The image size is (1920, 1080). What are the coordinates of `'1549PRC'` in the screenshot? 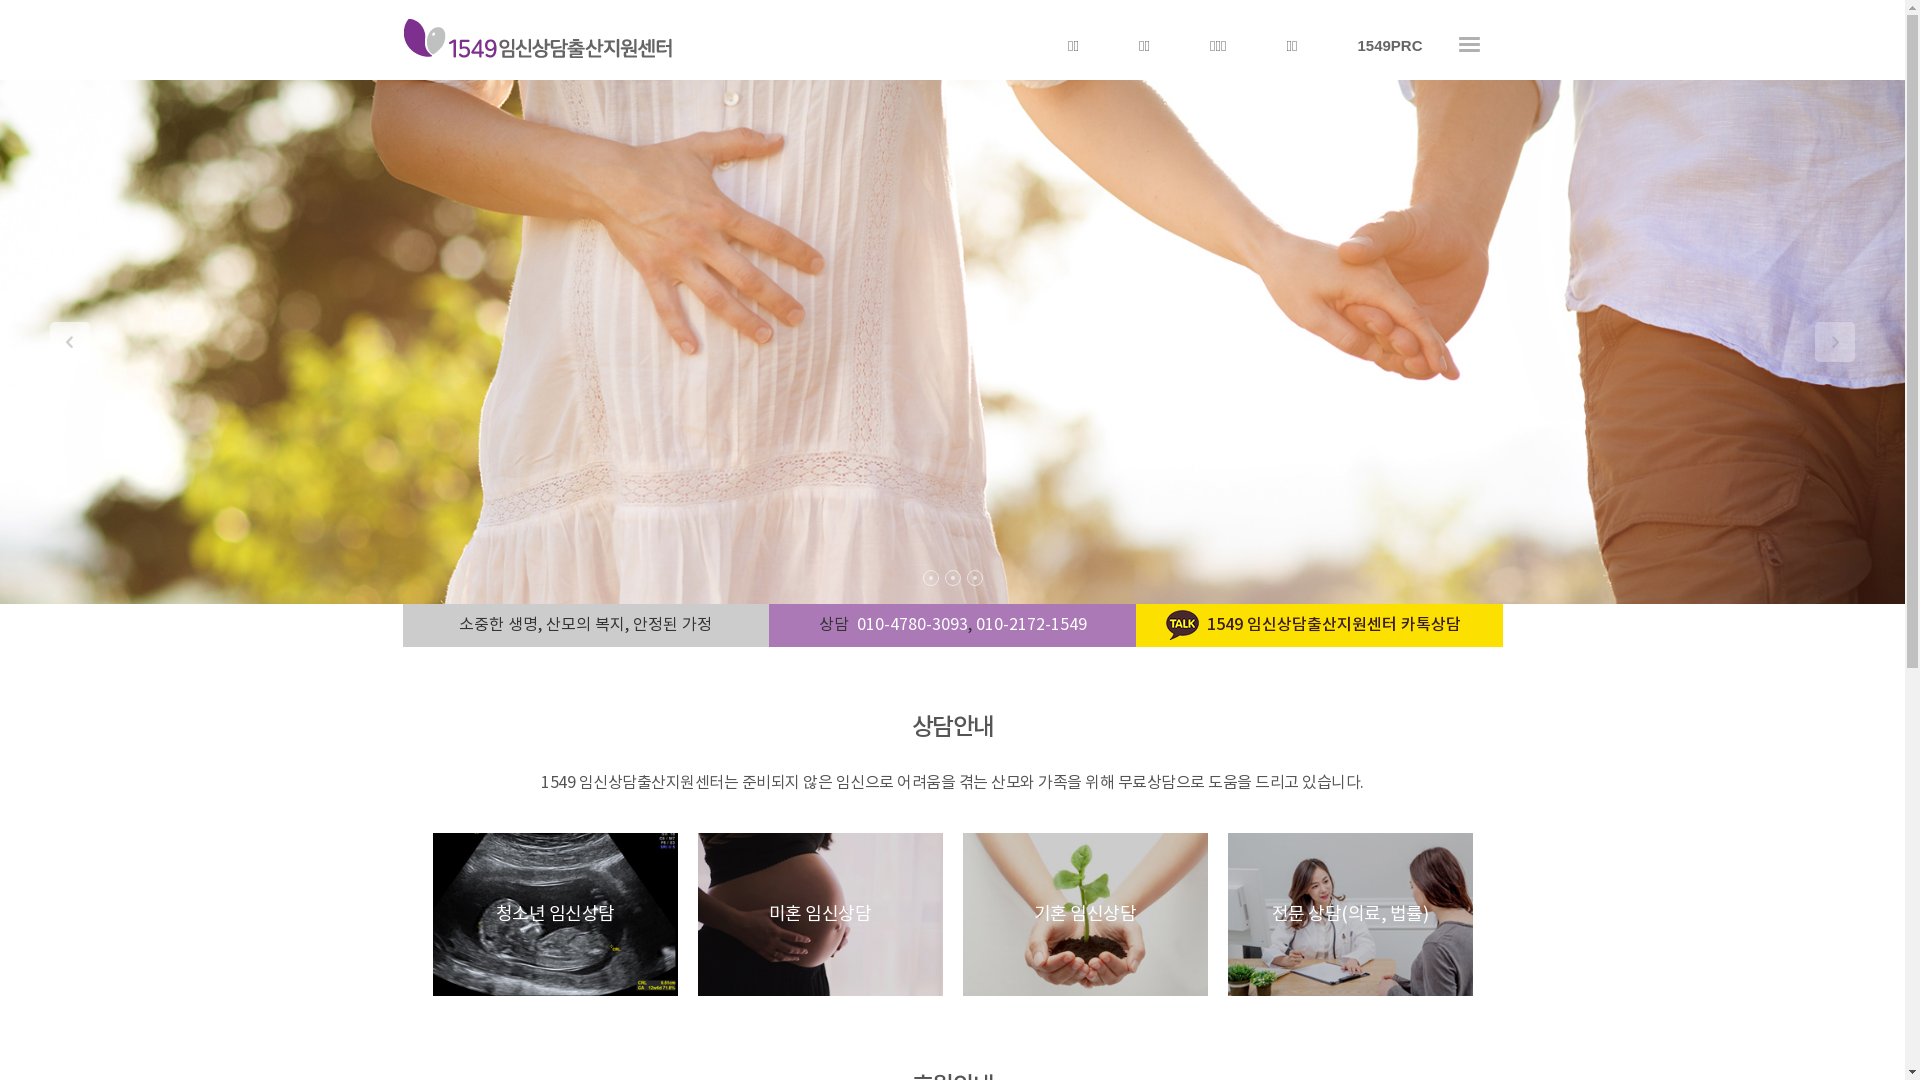 It's located at (1388, 45).